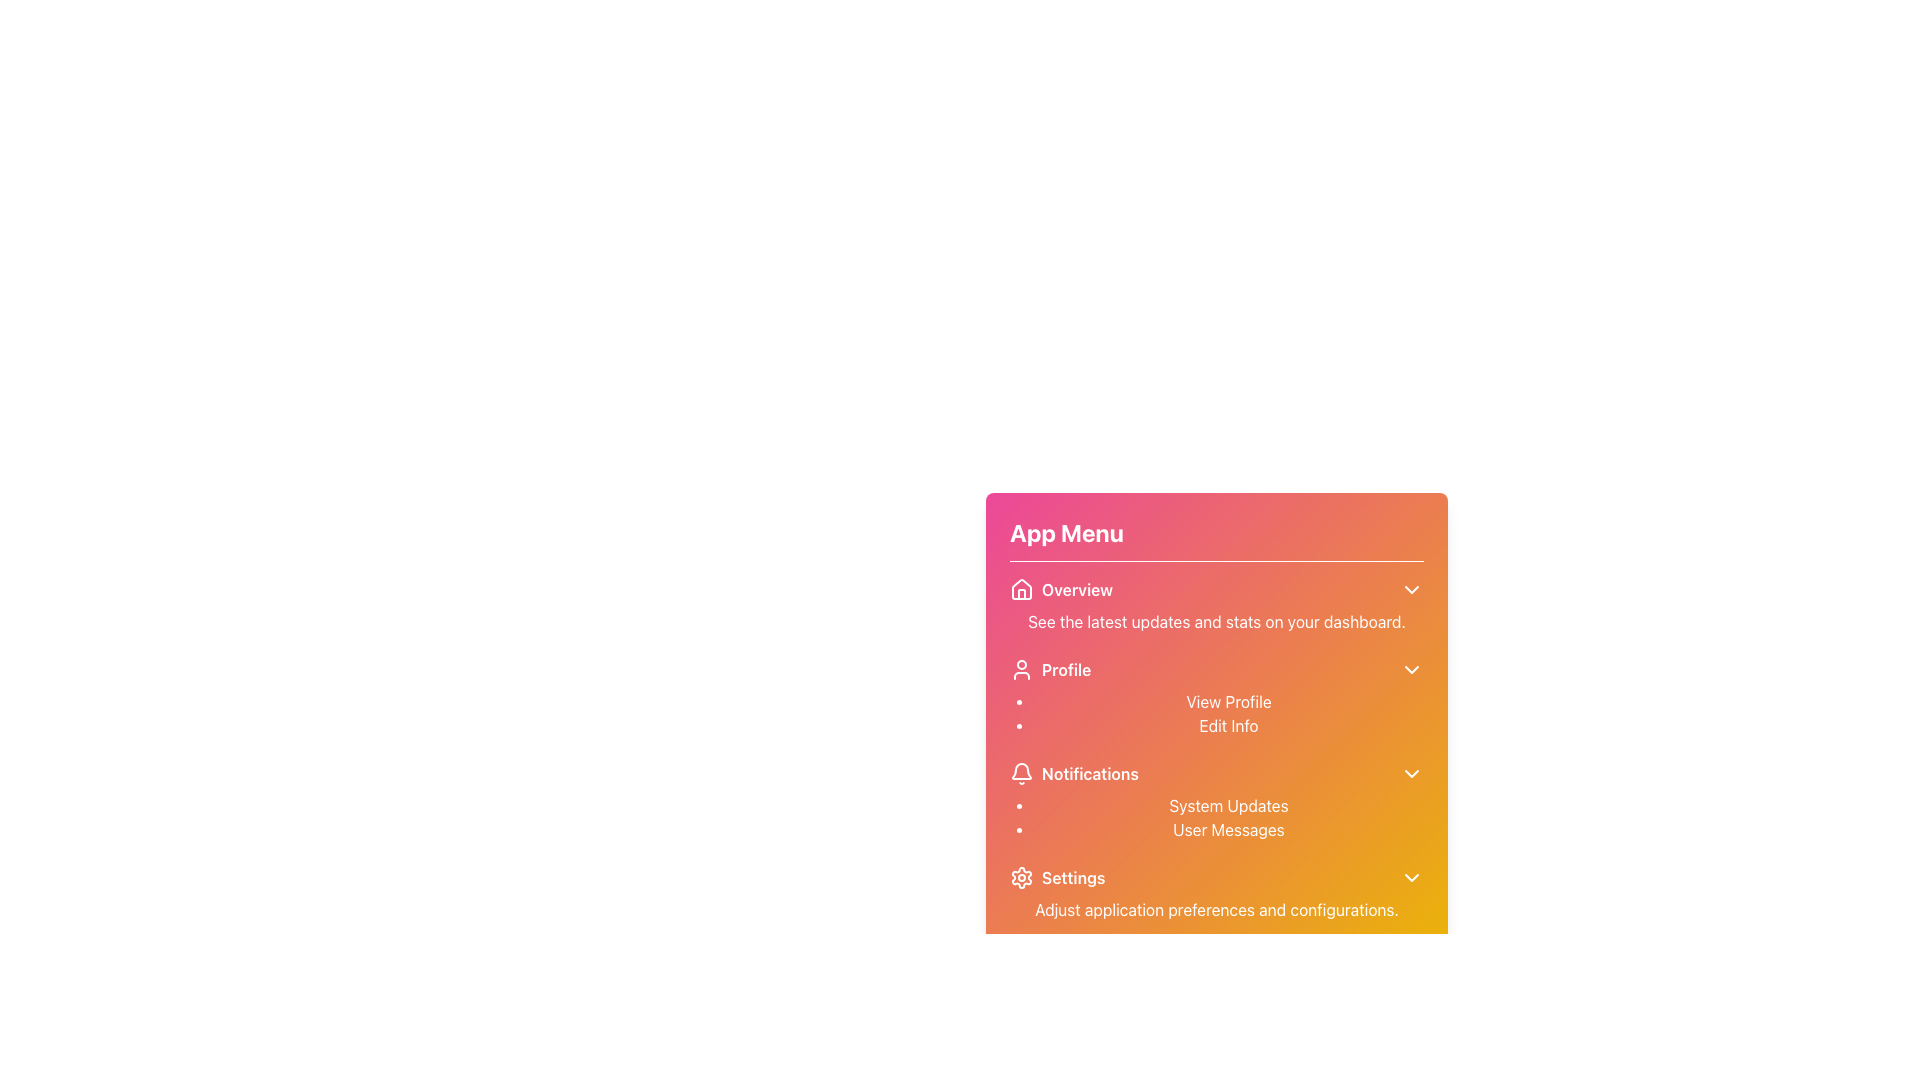  I want to click on 'App Menu' heading located at the top of the vertical menu interface, styled with bold white text on a gradient background transitioning from pink to orange, so click(1065, 531).